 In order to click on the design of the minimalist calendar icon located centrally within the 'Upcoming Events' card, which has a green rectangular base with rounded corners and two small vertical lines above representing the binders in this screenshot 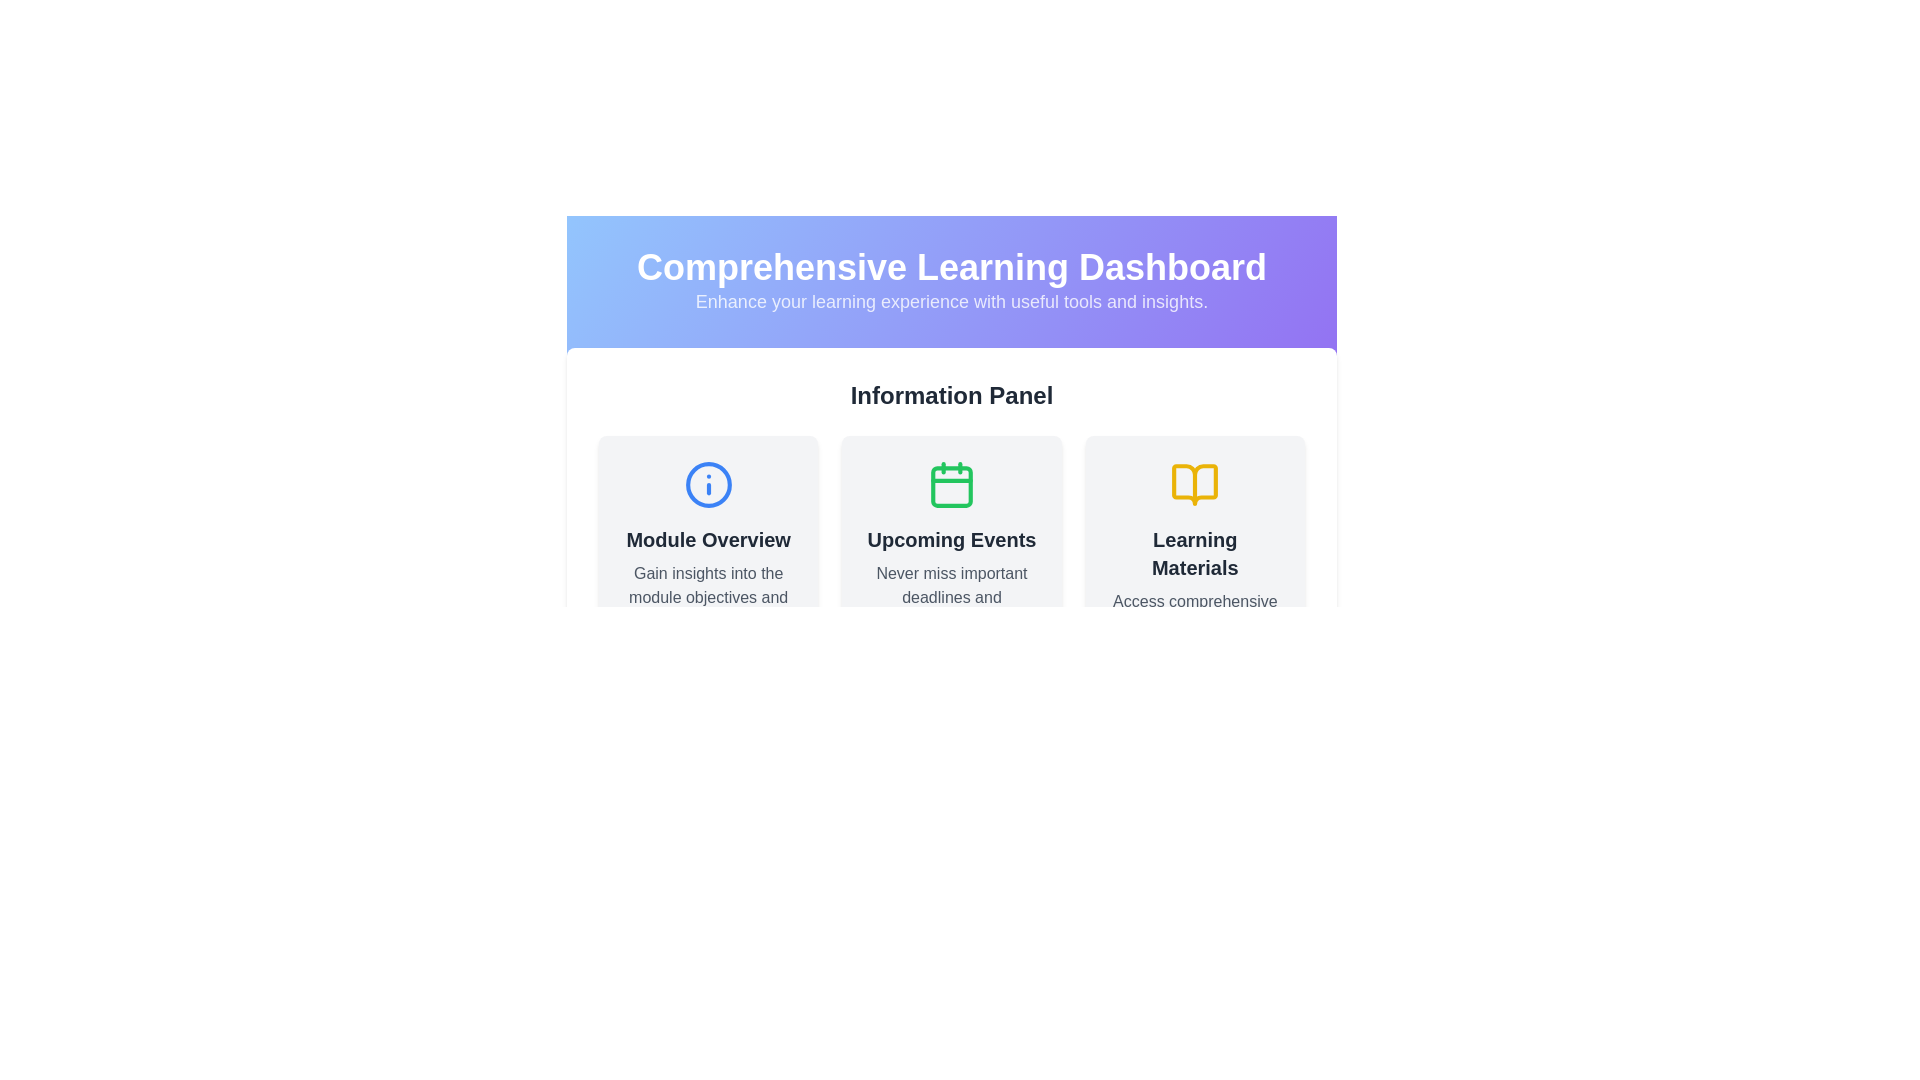, I will do `click(950, 485)`.